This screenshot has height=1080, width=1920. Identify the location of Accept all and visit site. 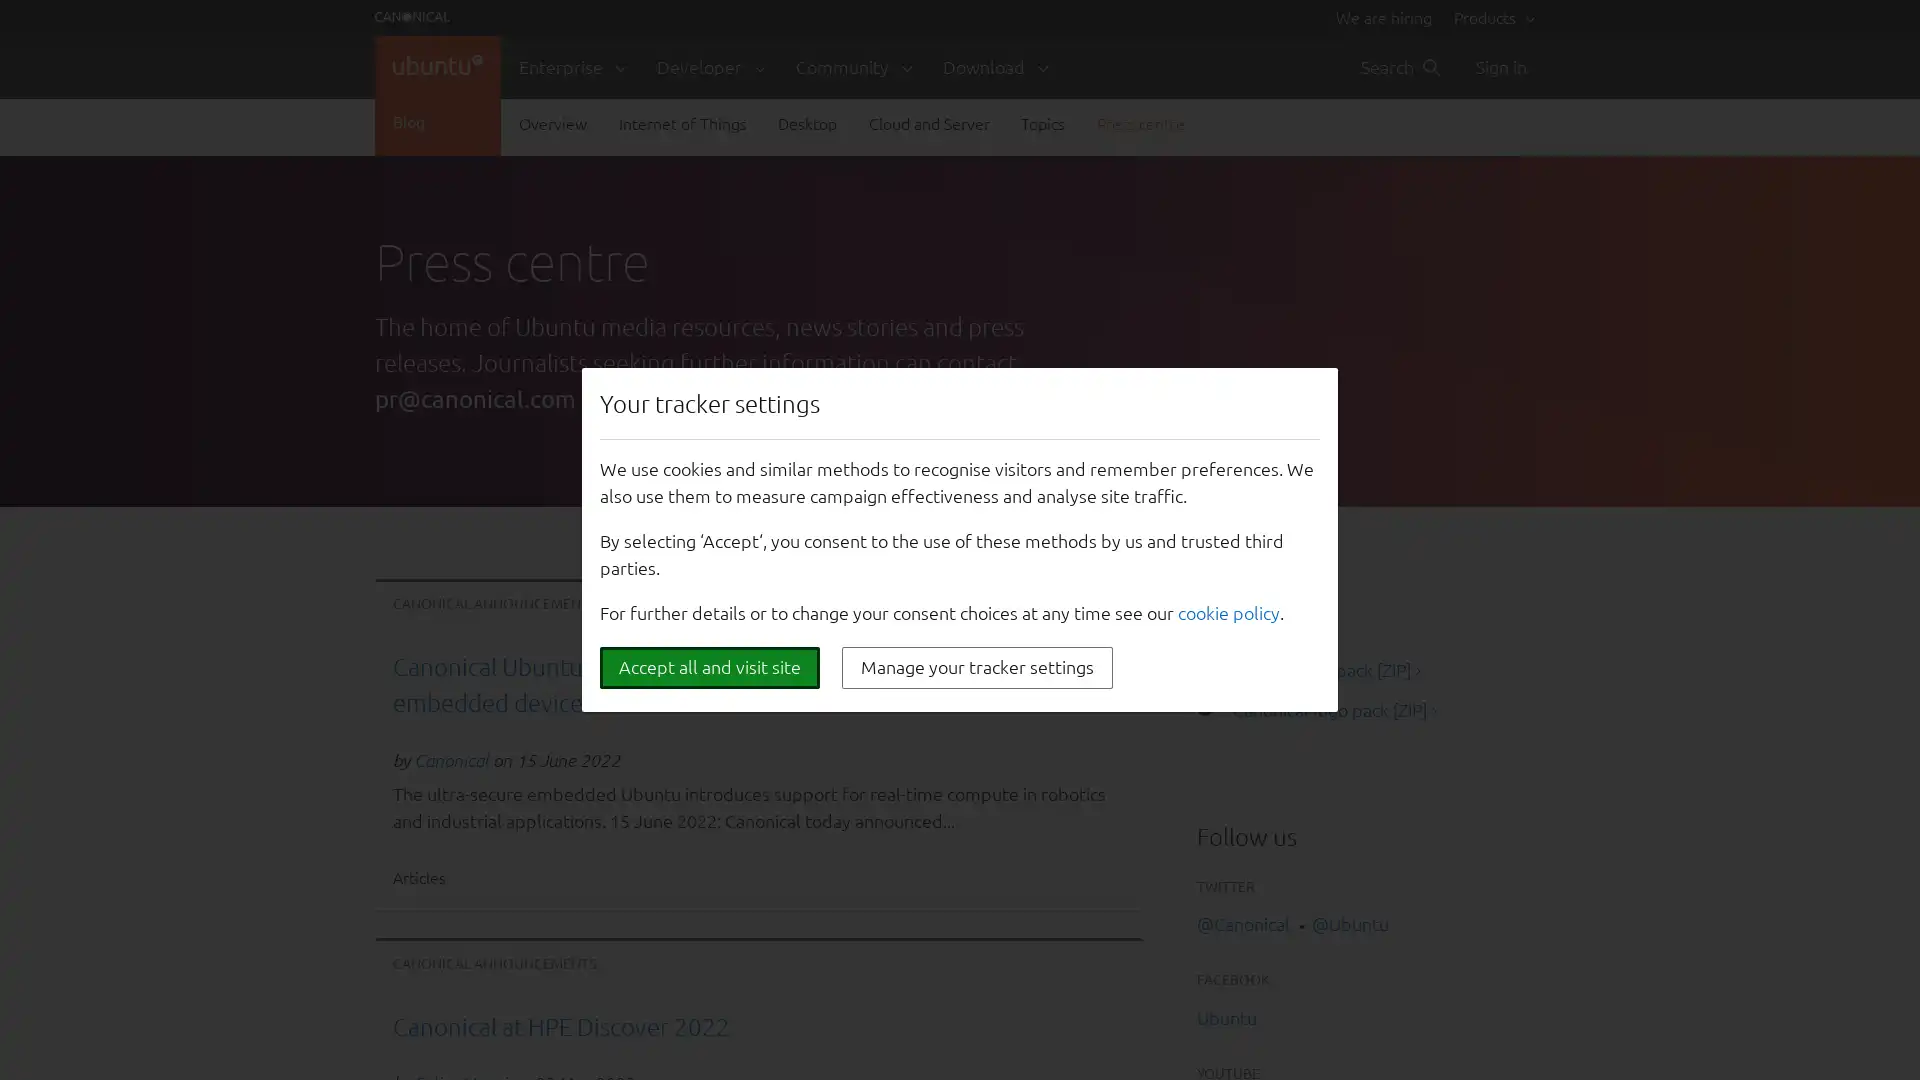
(710, 667).